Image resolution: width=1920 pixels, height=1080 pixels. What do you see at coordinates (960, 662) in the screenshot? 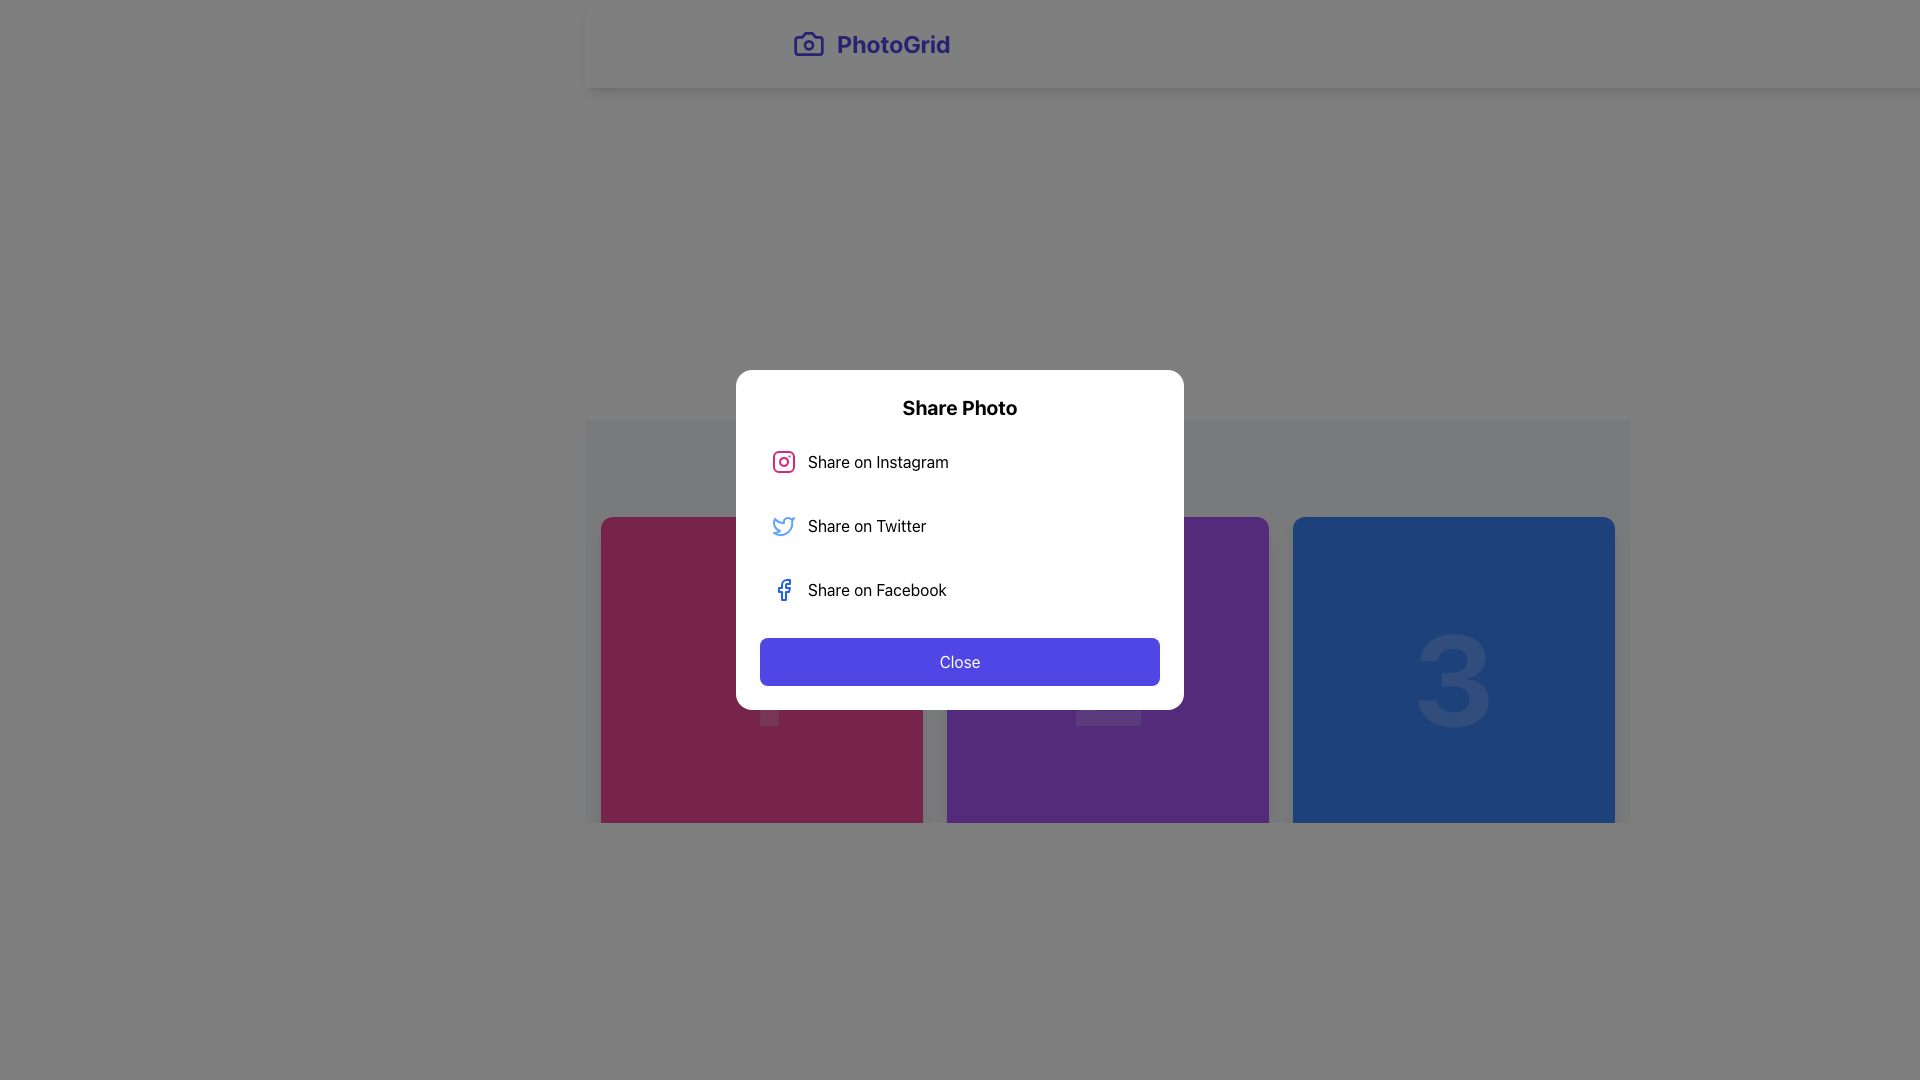
I see `the close button at the bottom of the 'Share Photo' modal dialog` at bounding box center [960, 662].